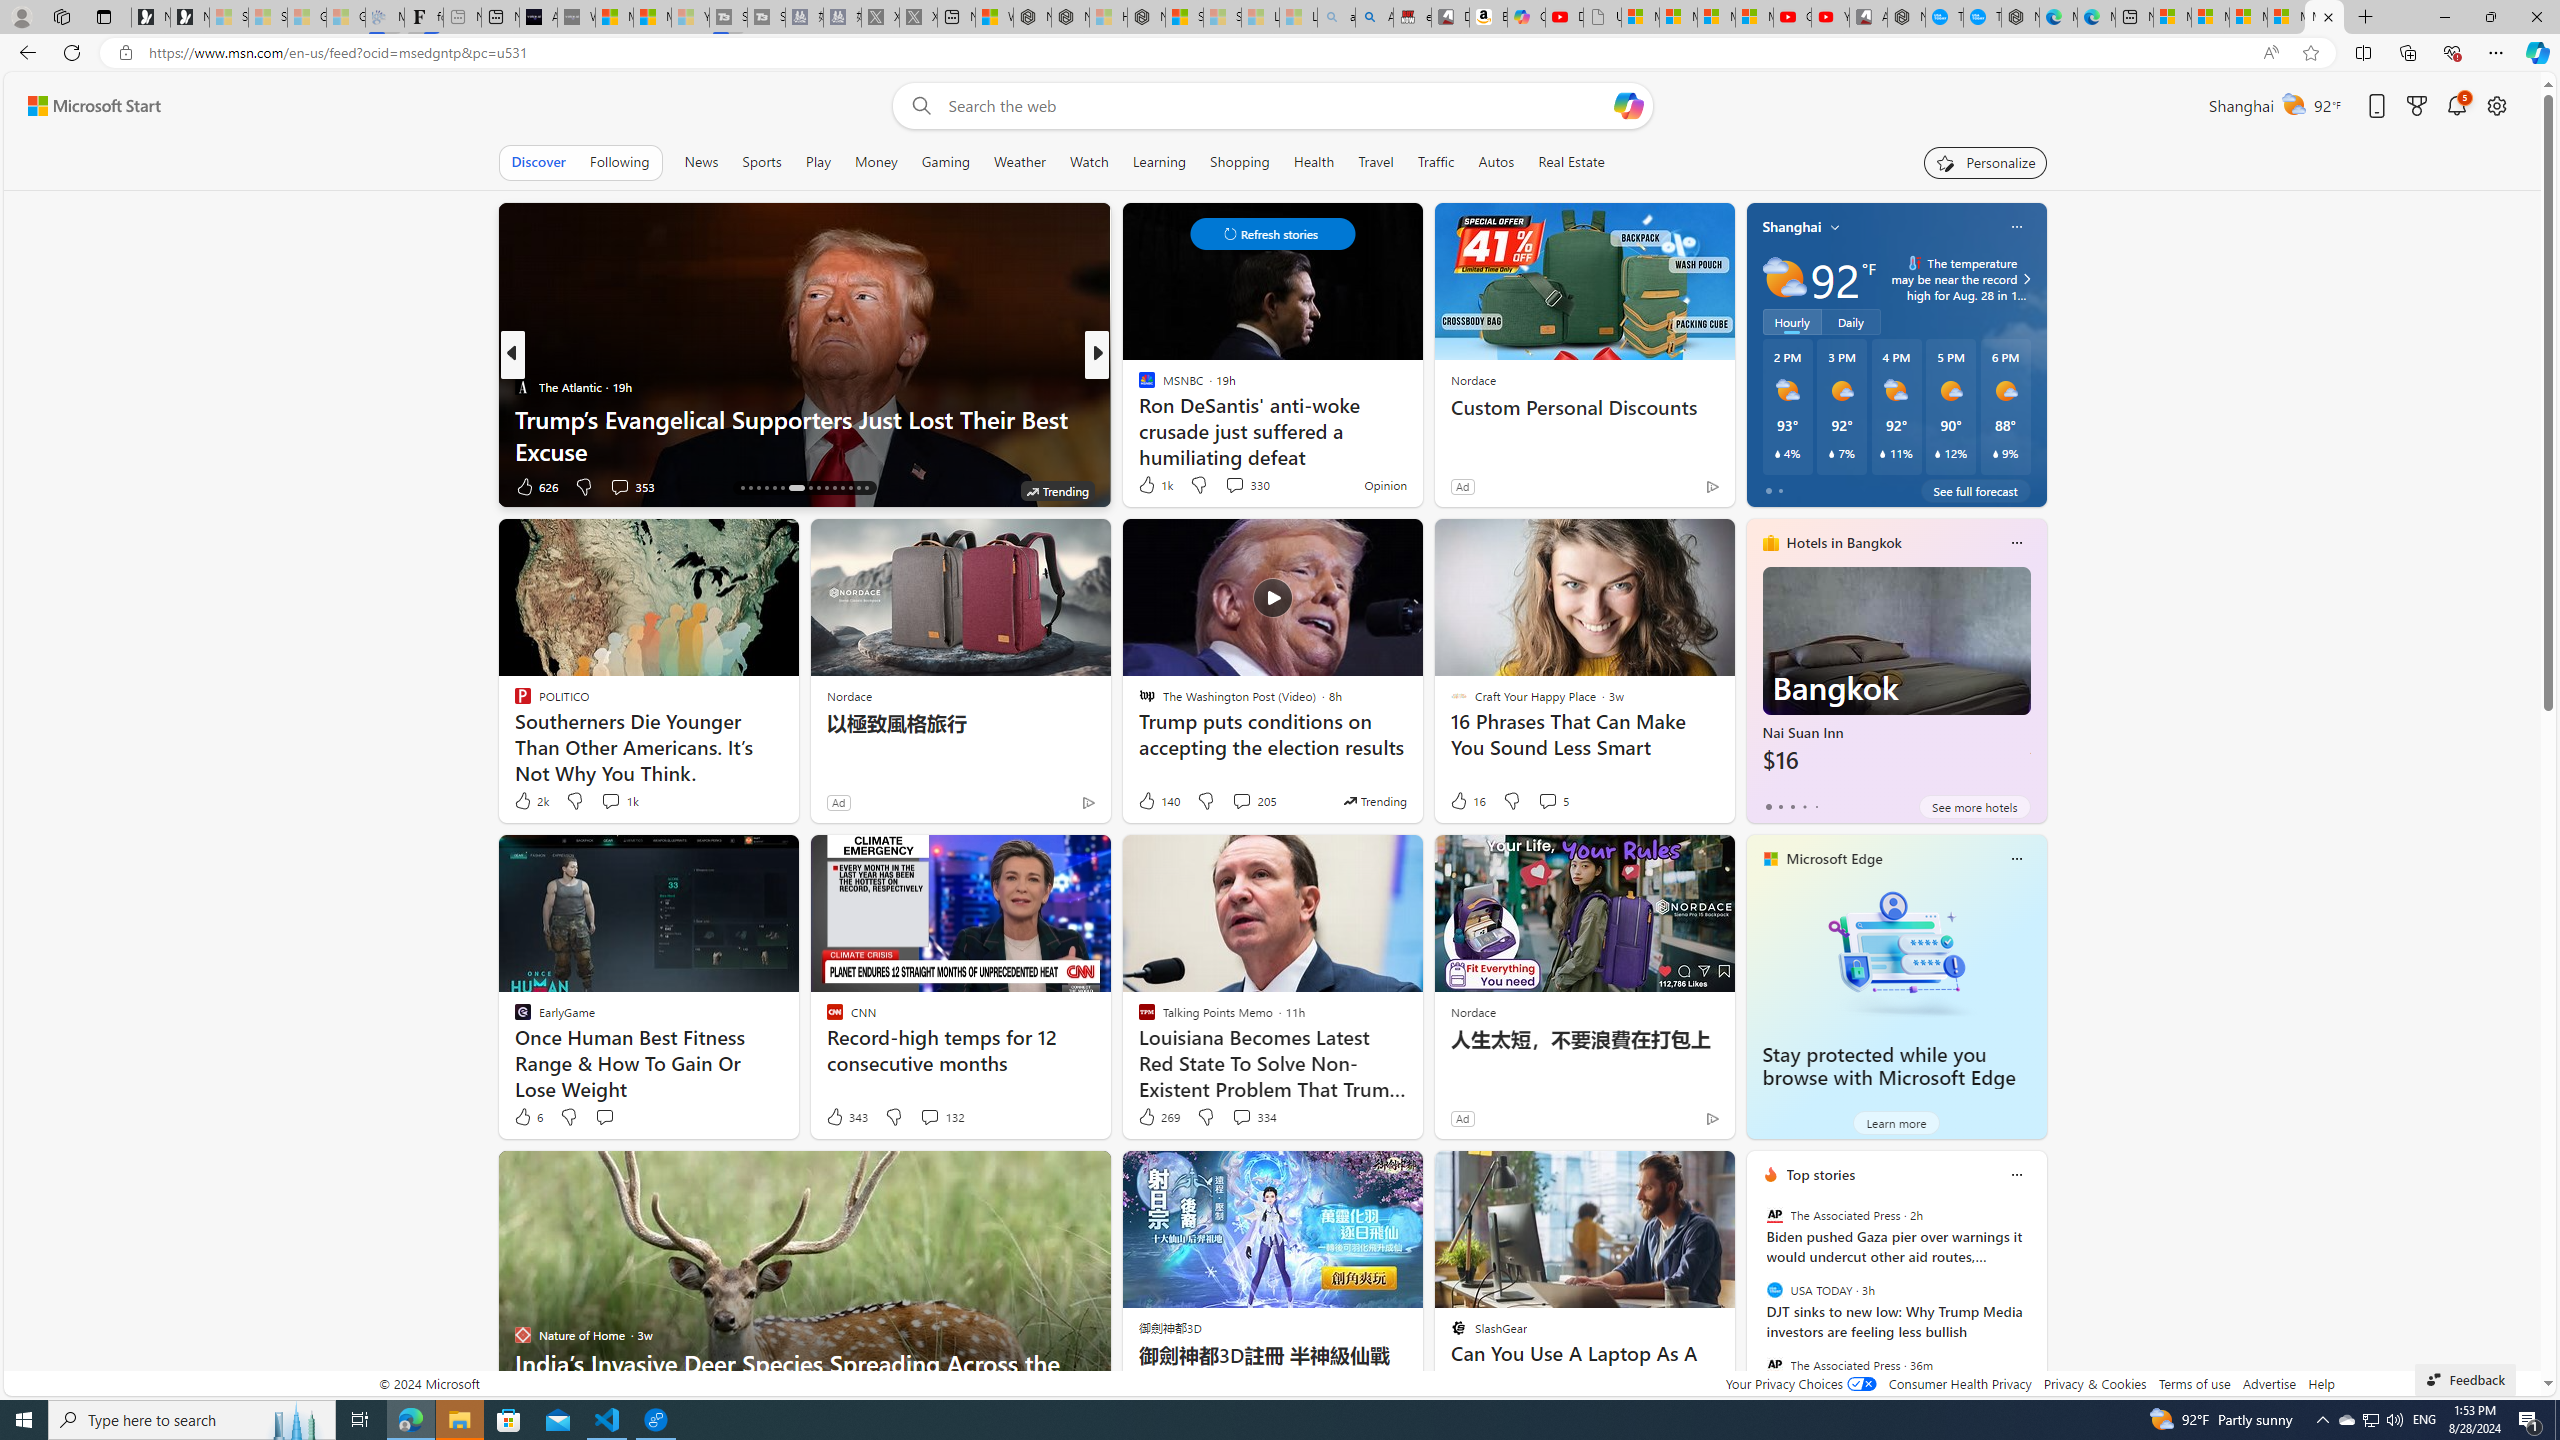 The image size is (2560, 1440). I want to click on 'Gloom - YouTube', so click(1791, 16).